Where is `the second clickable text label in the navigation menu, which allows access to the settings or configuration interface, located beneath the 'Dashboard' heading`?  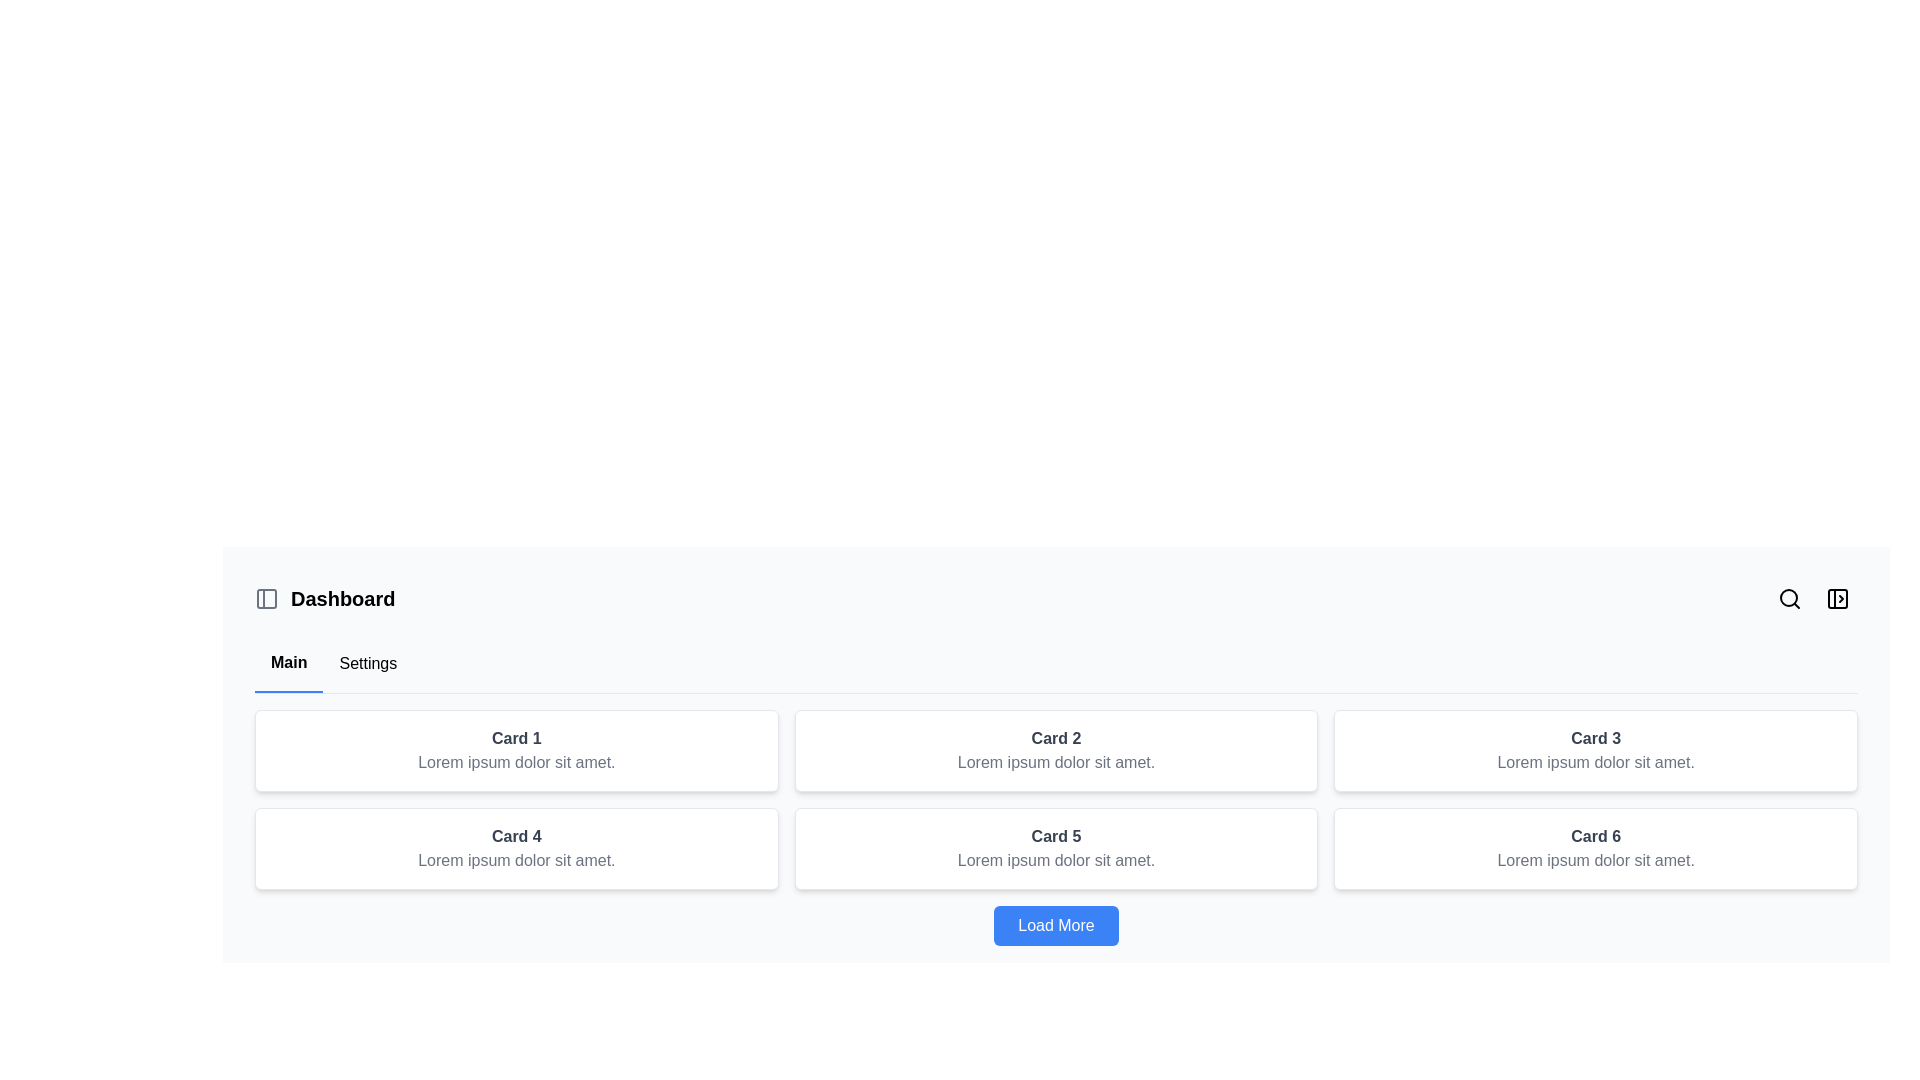
the second clickable text label in the navigation menu, which allows access to the settings or configuration interface, located beneath the 'Dashboard' heading is located at coordinates (368, 663).